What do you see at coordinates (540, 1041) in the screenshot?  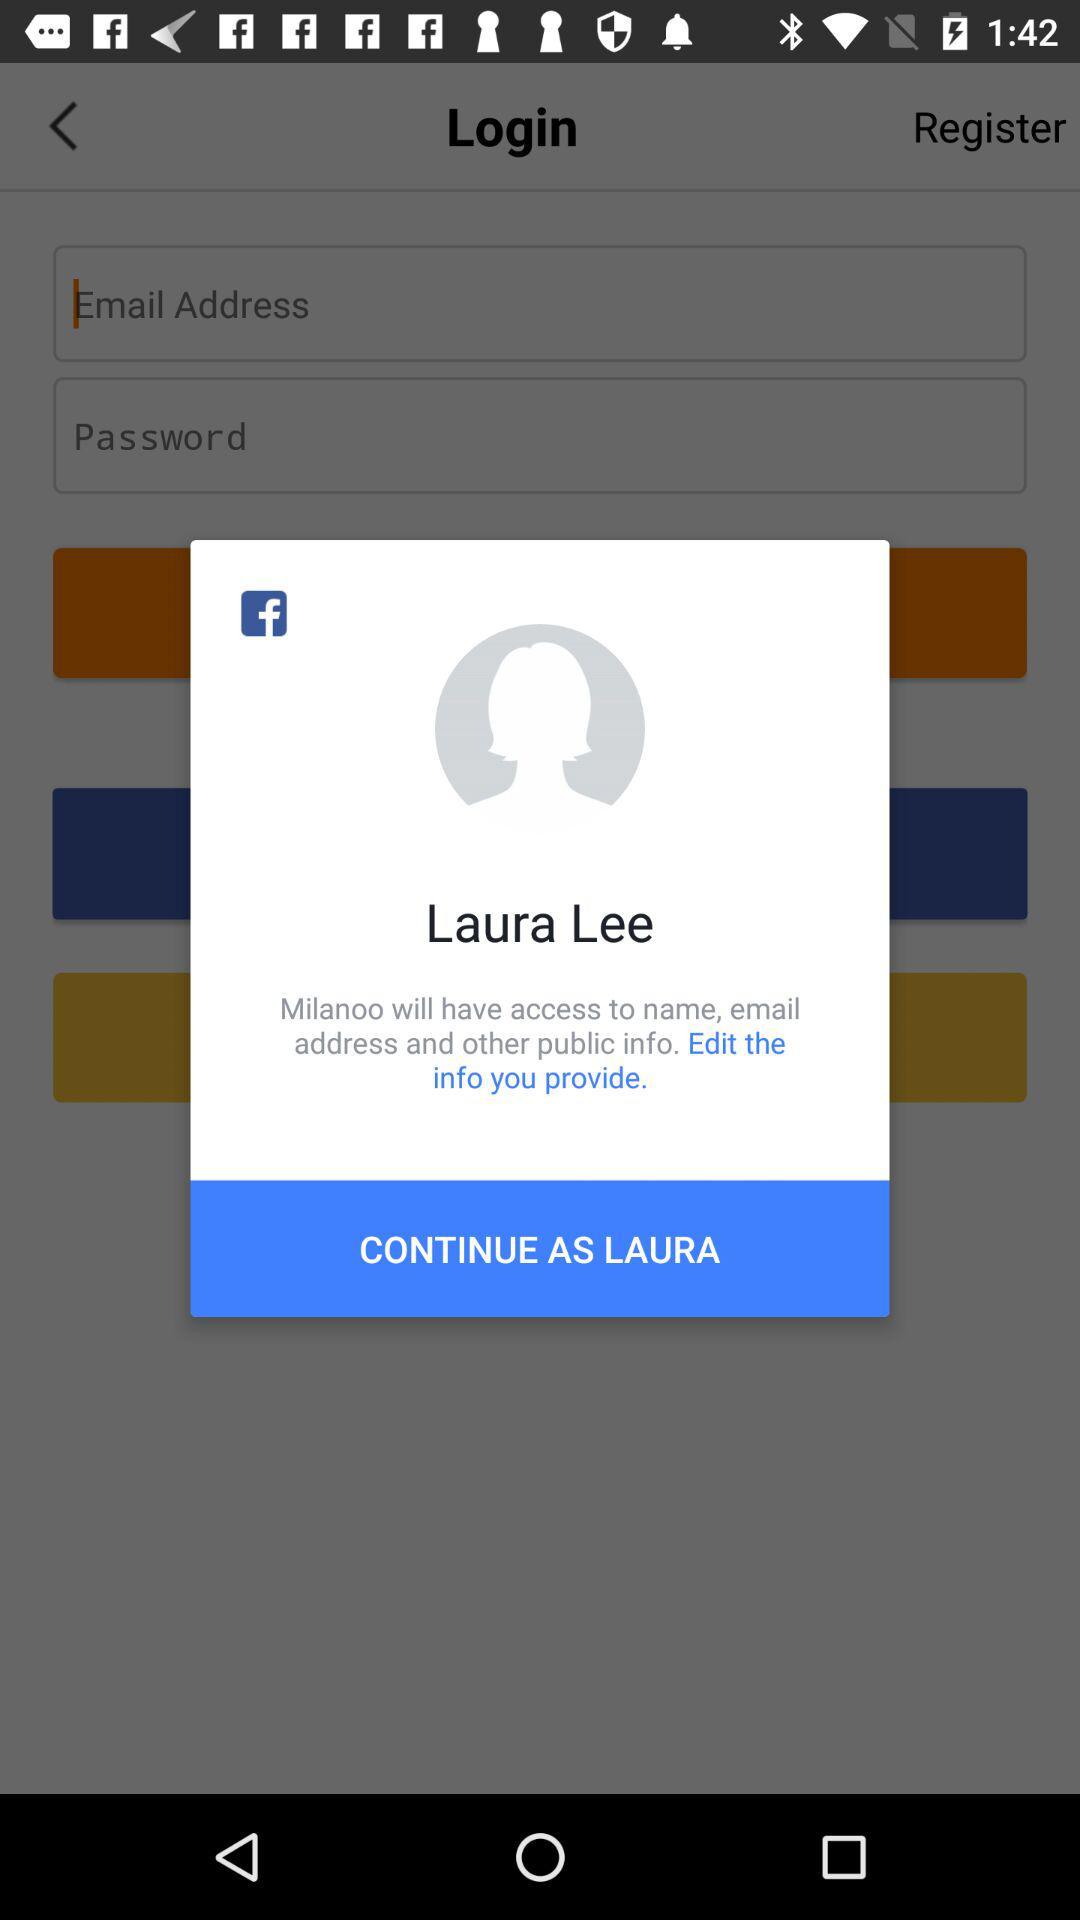 I see `milanoo will have` at bounding box center [540, 1041].